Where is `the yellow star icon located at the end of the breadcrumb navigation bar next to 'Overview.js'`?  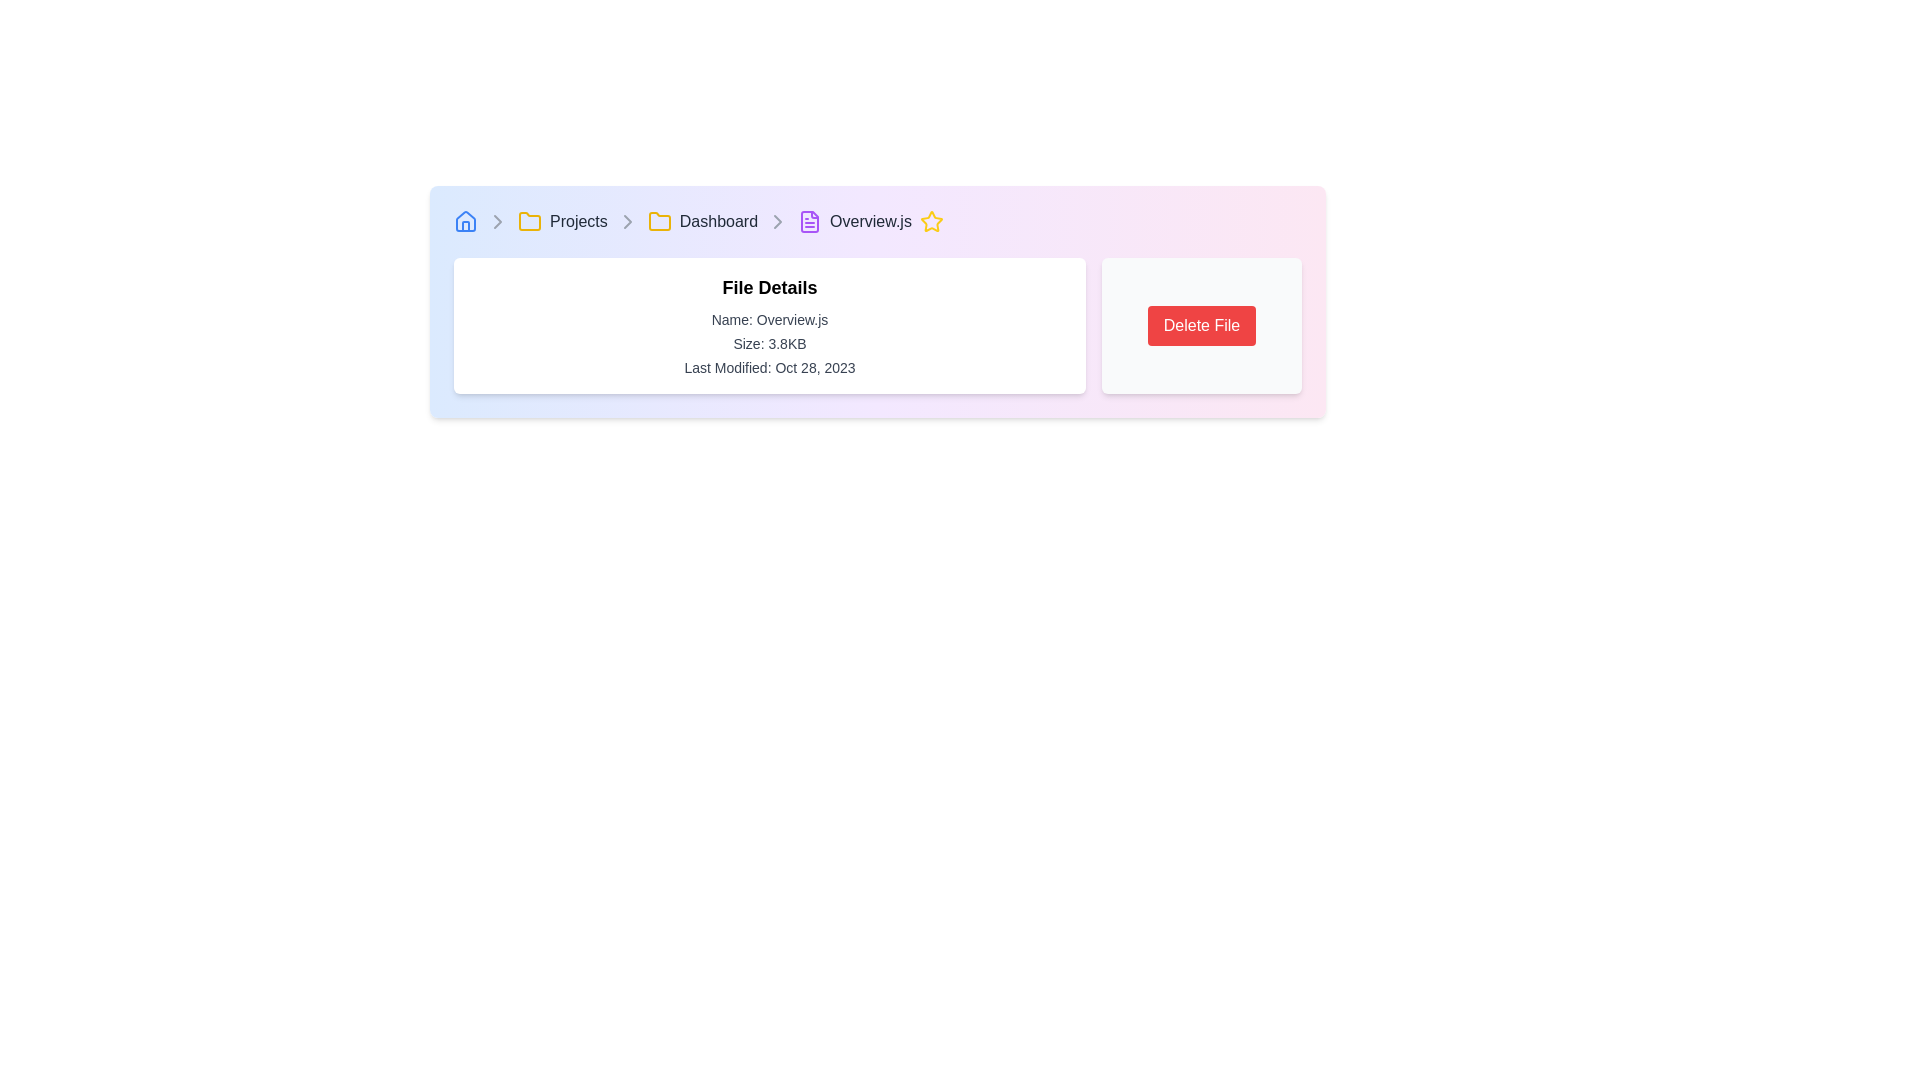
the yellow star icon located at the end of the breadcrumb navigation bar next to 'Overview.js' is located at coordinates (930, 221).